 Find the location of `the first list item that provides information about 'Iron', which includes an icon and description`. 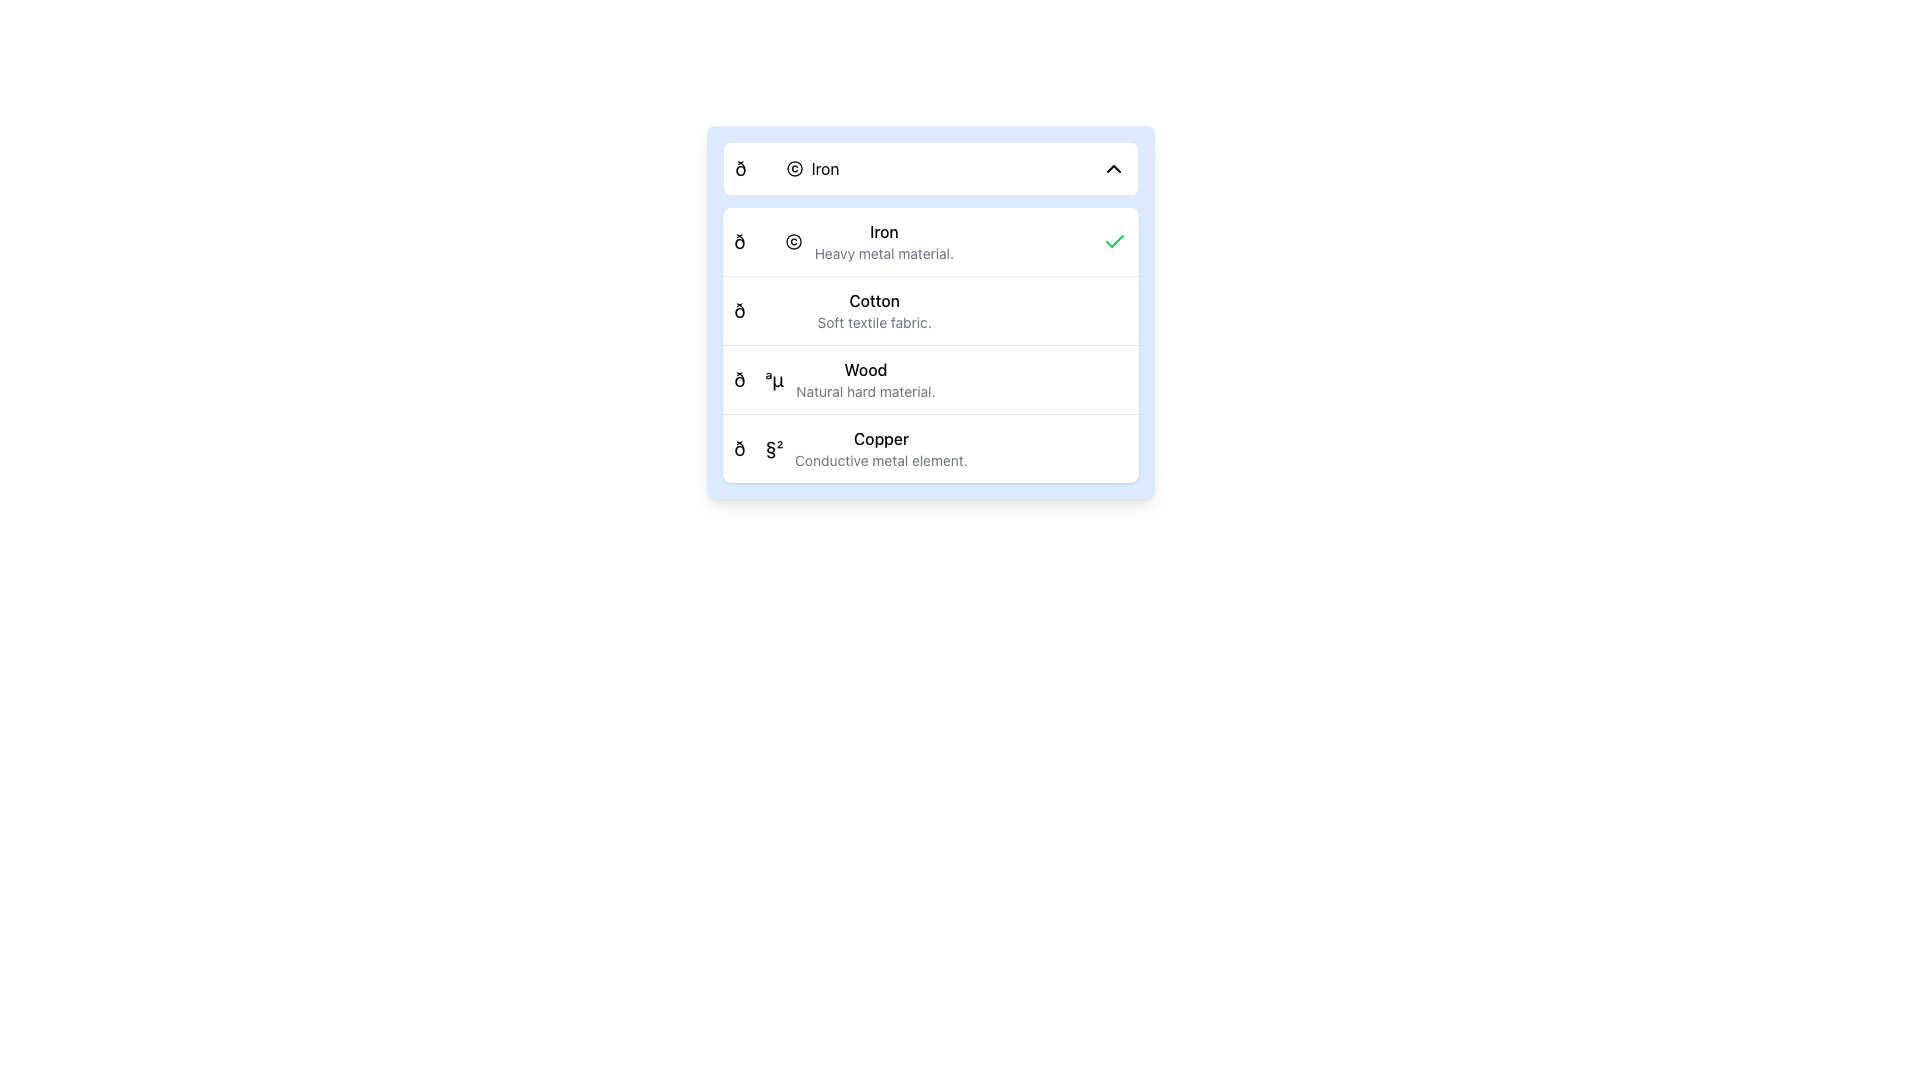

the first list item that provides information about 'Iron', which includes an icon and description is located at coordinates (929, 241).